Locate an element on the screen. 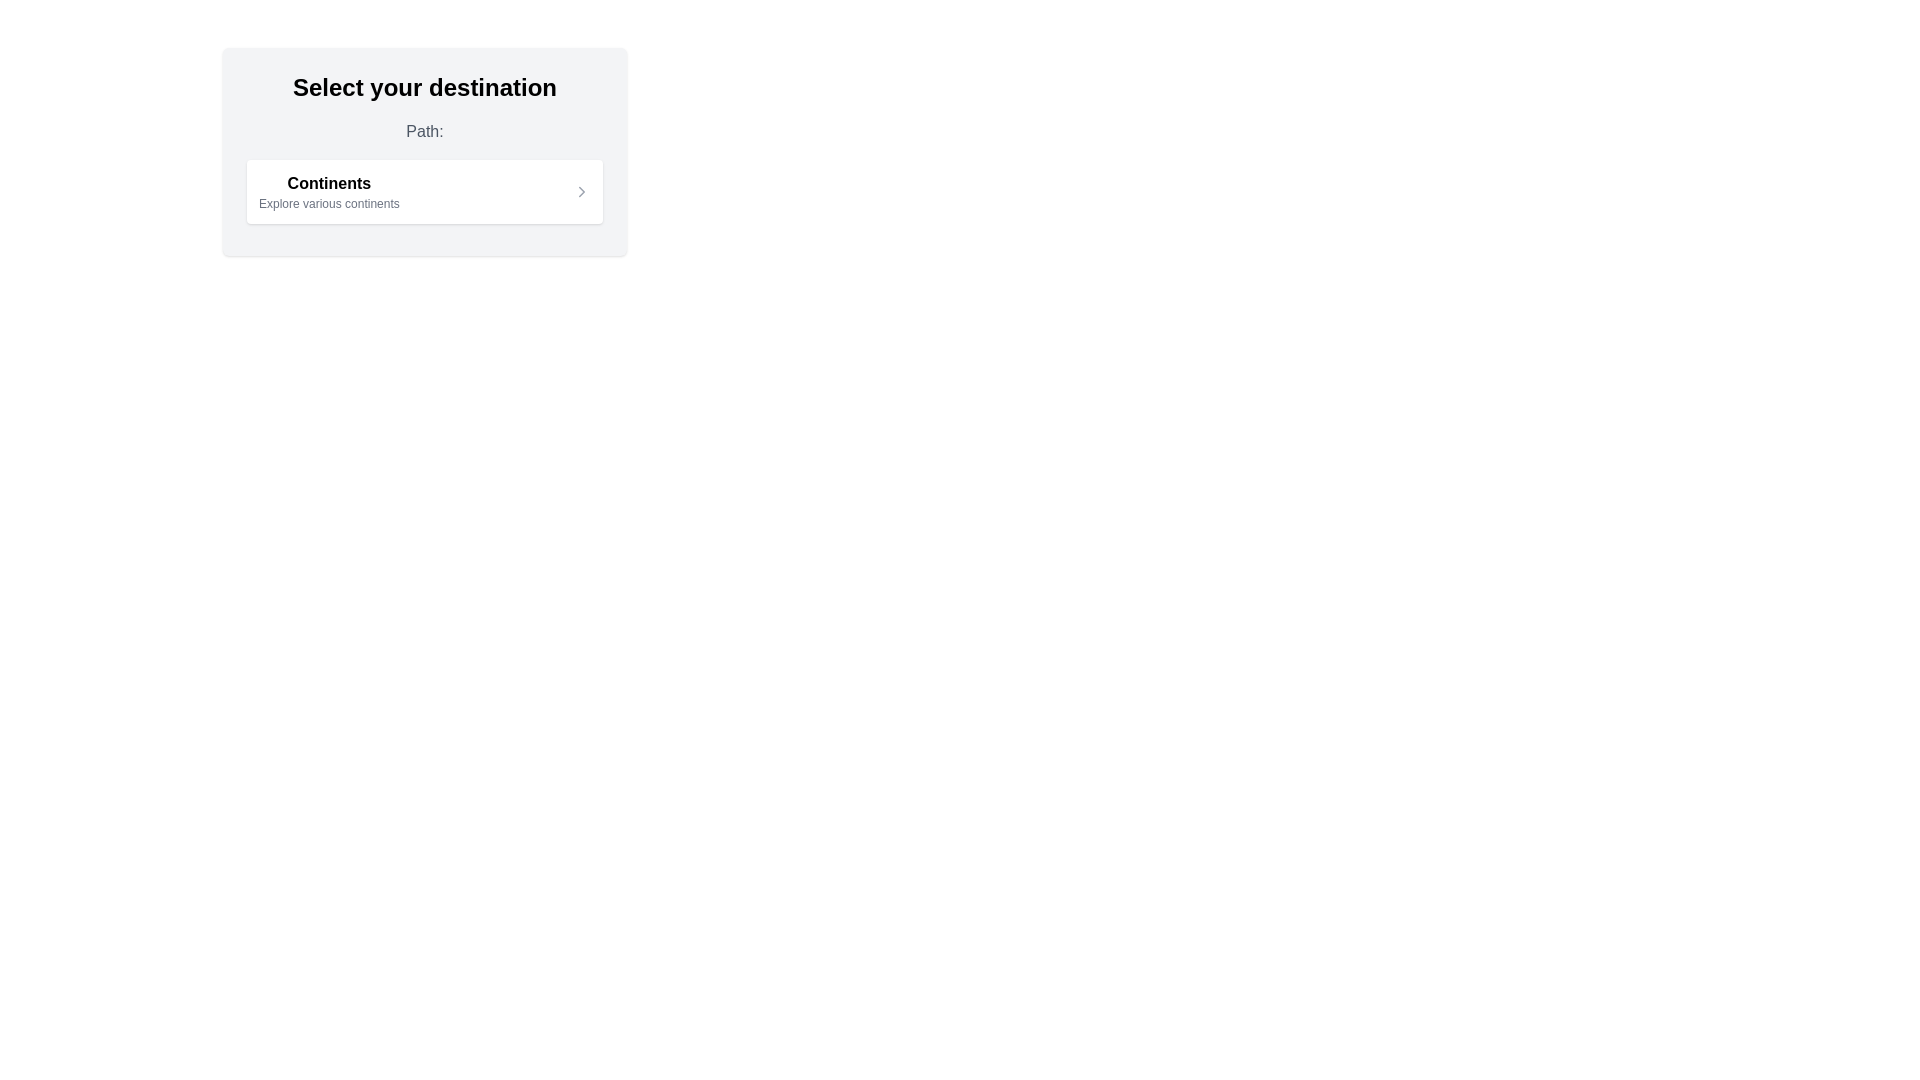  the text element consisting of a heading and subheading located beneath the header 'Select your destination' to visually highlight it is located at coordinates (329, 192).